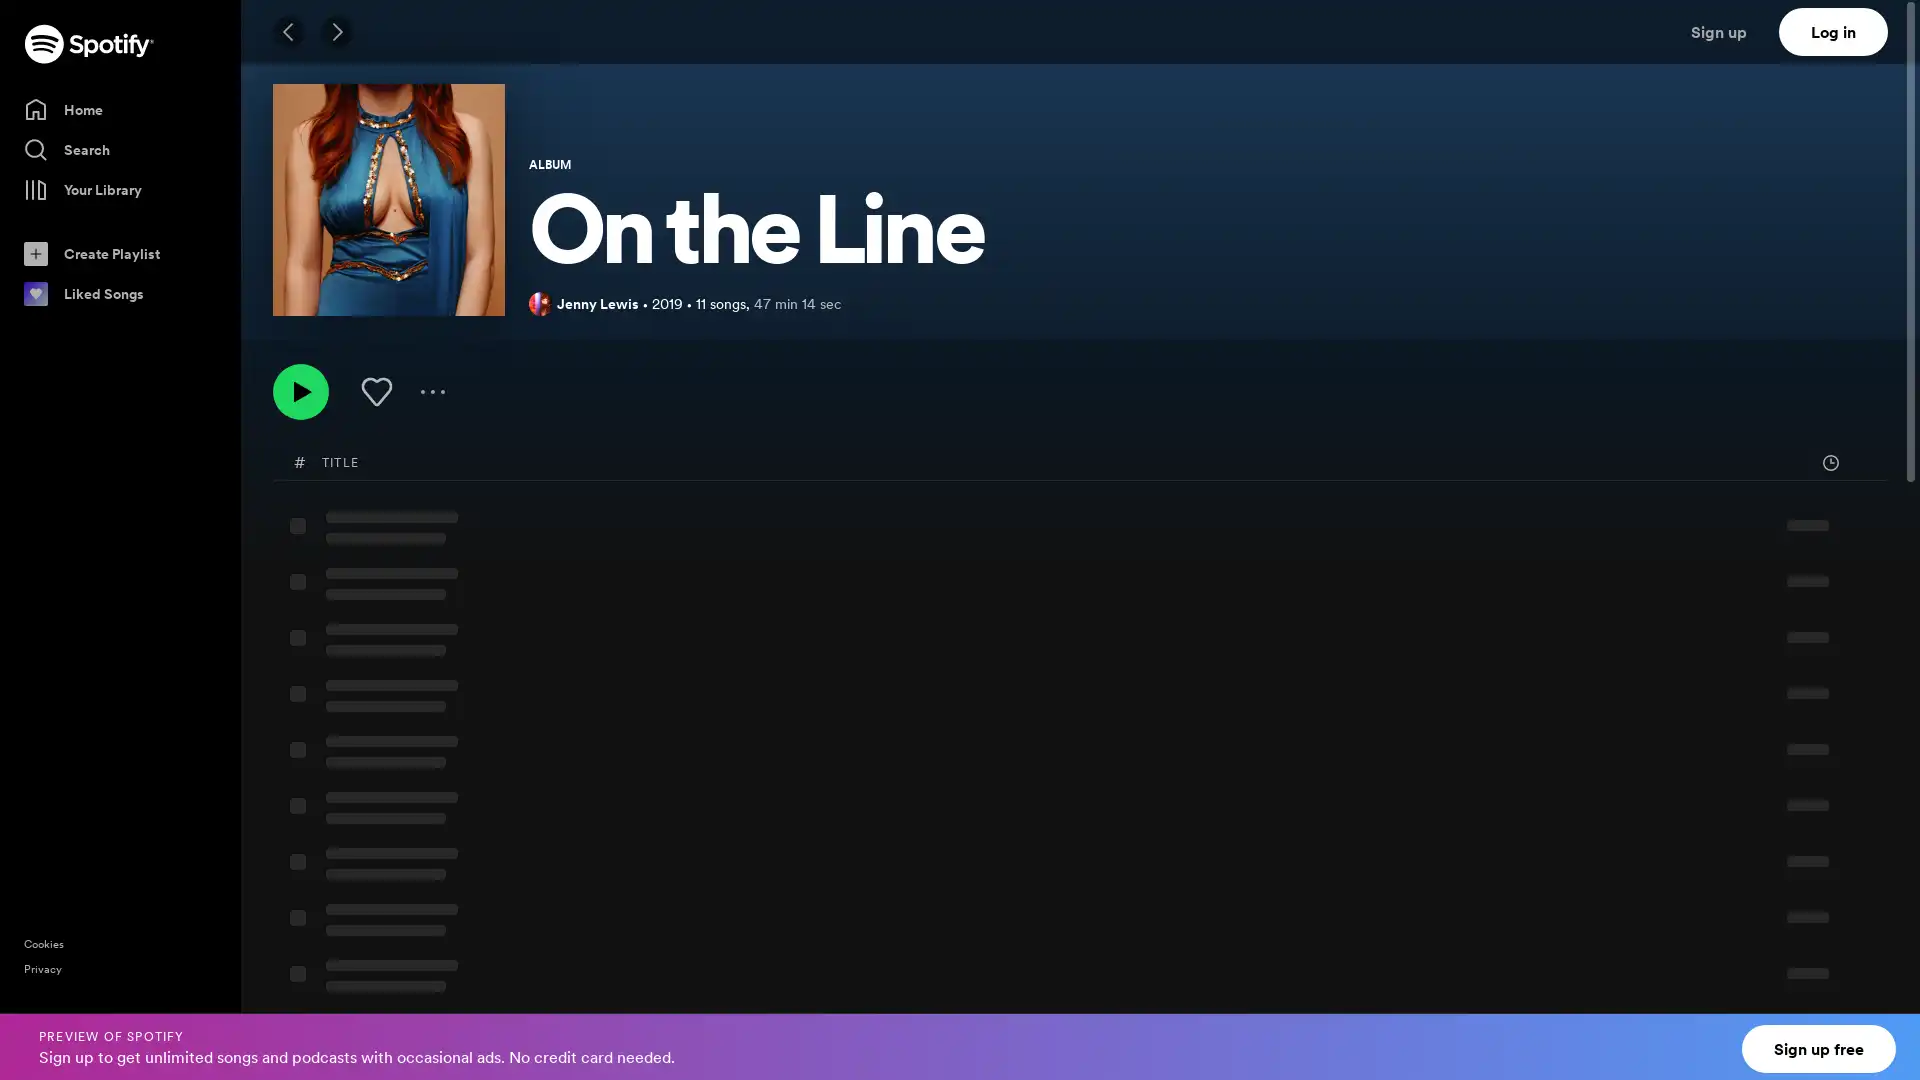 This screenshot has width=1920, height=1080. Describe the element at coordinates (297, 693) in the screenshot. I see `Play Hollywood Lawn by Jenny Lewis` at that location.